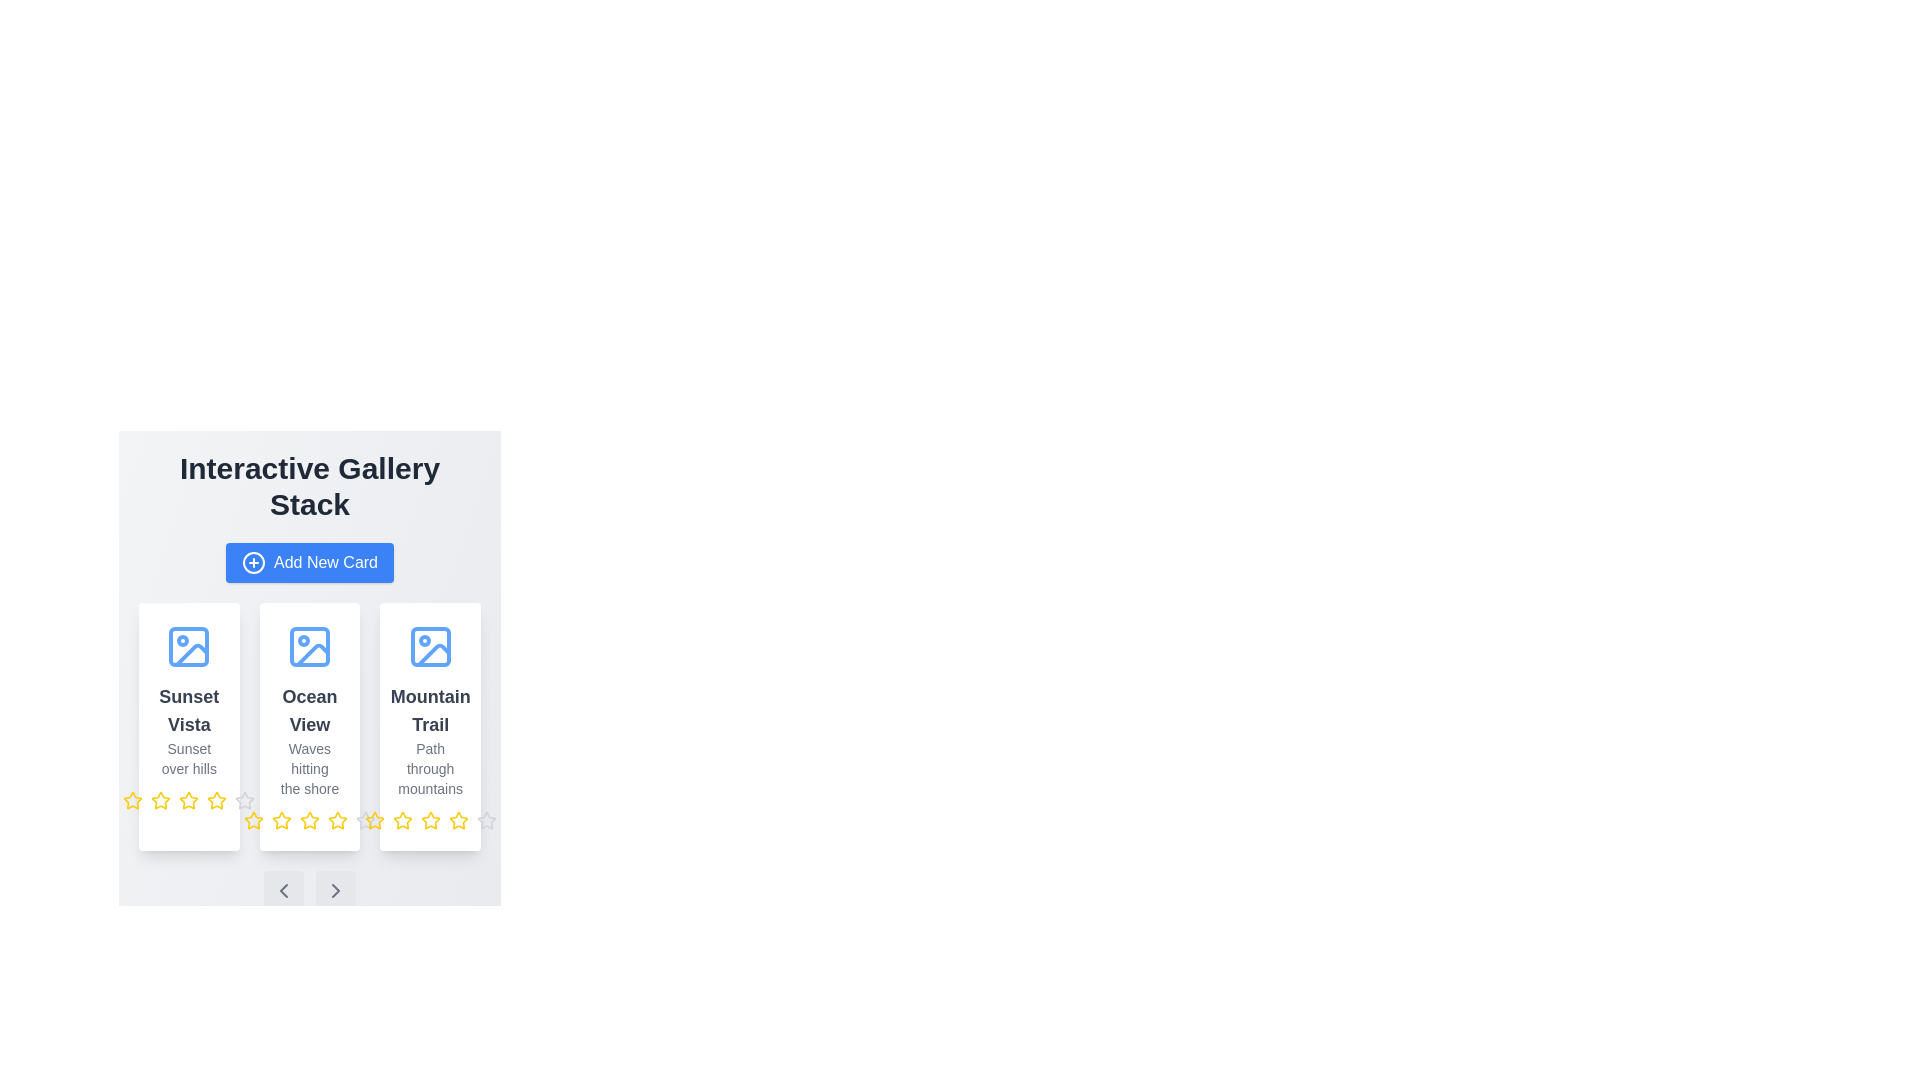 The height and width of the screenshot is (1080, 1920). Describe the element at coordinates (282, 890) in the screenshot. I see `the small leftward-oriented chevron icon located inside the navigation control section at the bottom of the interface for tooltip or indication` at that location.